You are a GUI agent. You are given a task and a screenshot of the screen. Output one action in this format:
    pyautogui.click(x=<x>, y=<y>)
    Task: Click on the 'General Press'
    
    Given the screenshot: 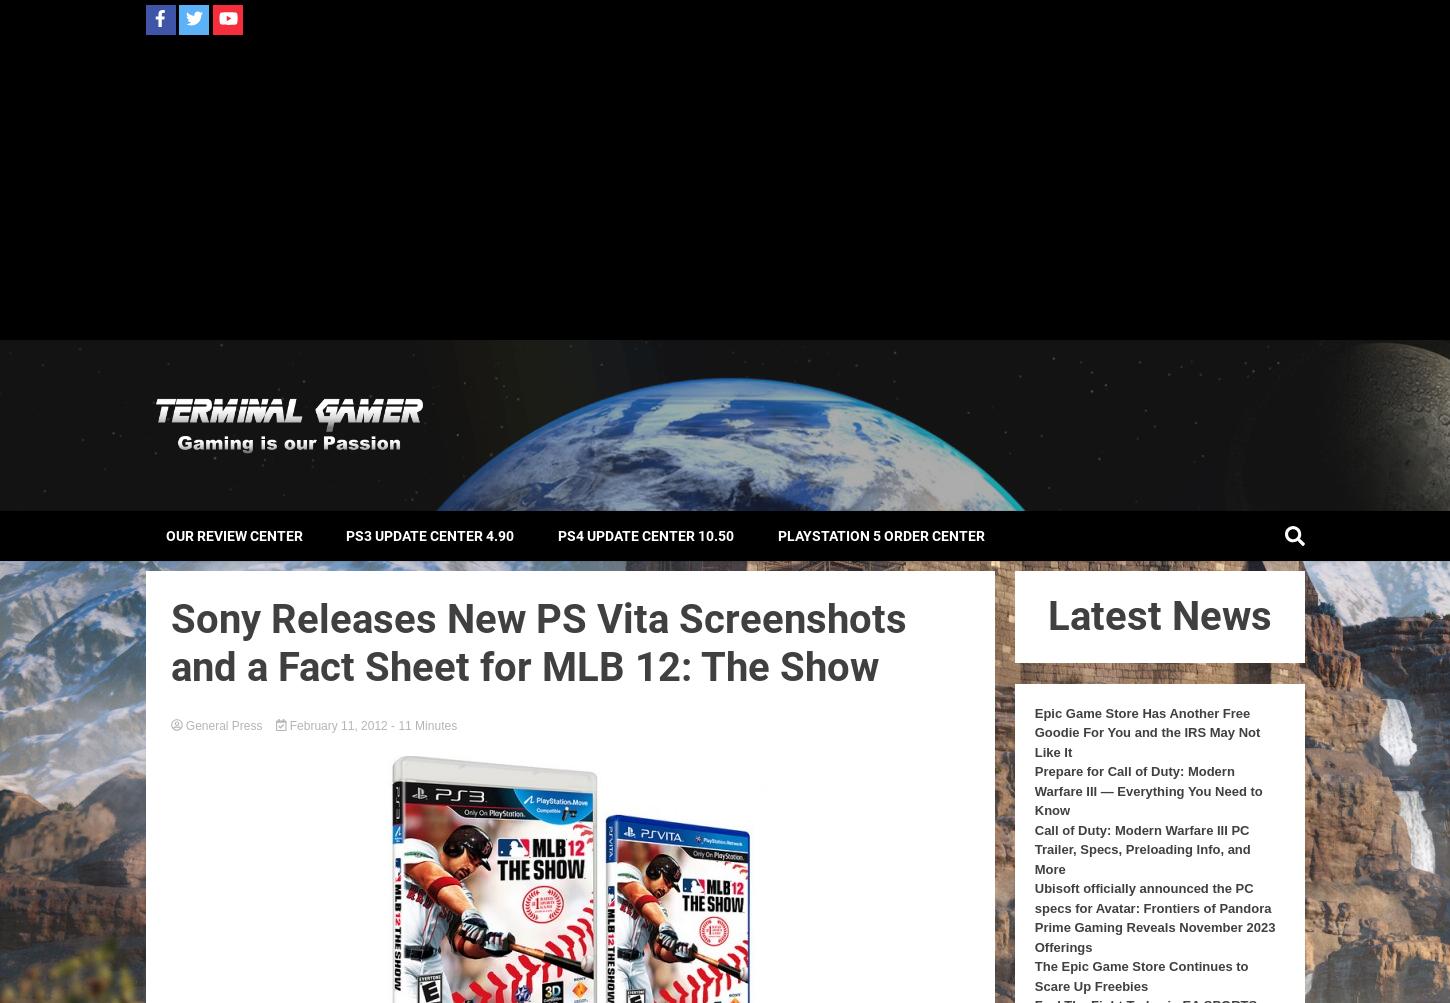 What is the action you would take?
    pyautogui.click(x=222, y=723)
    